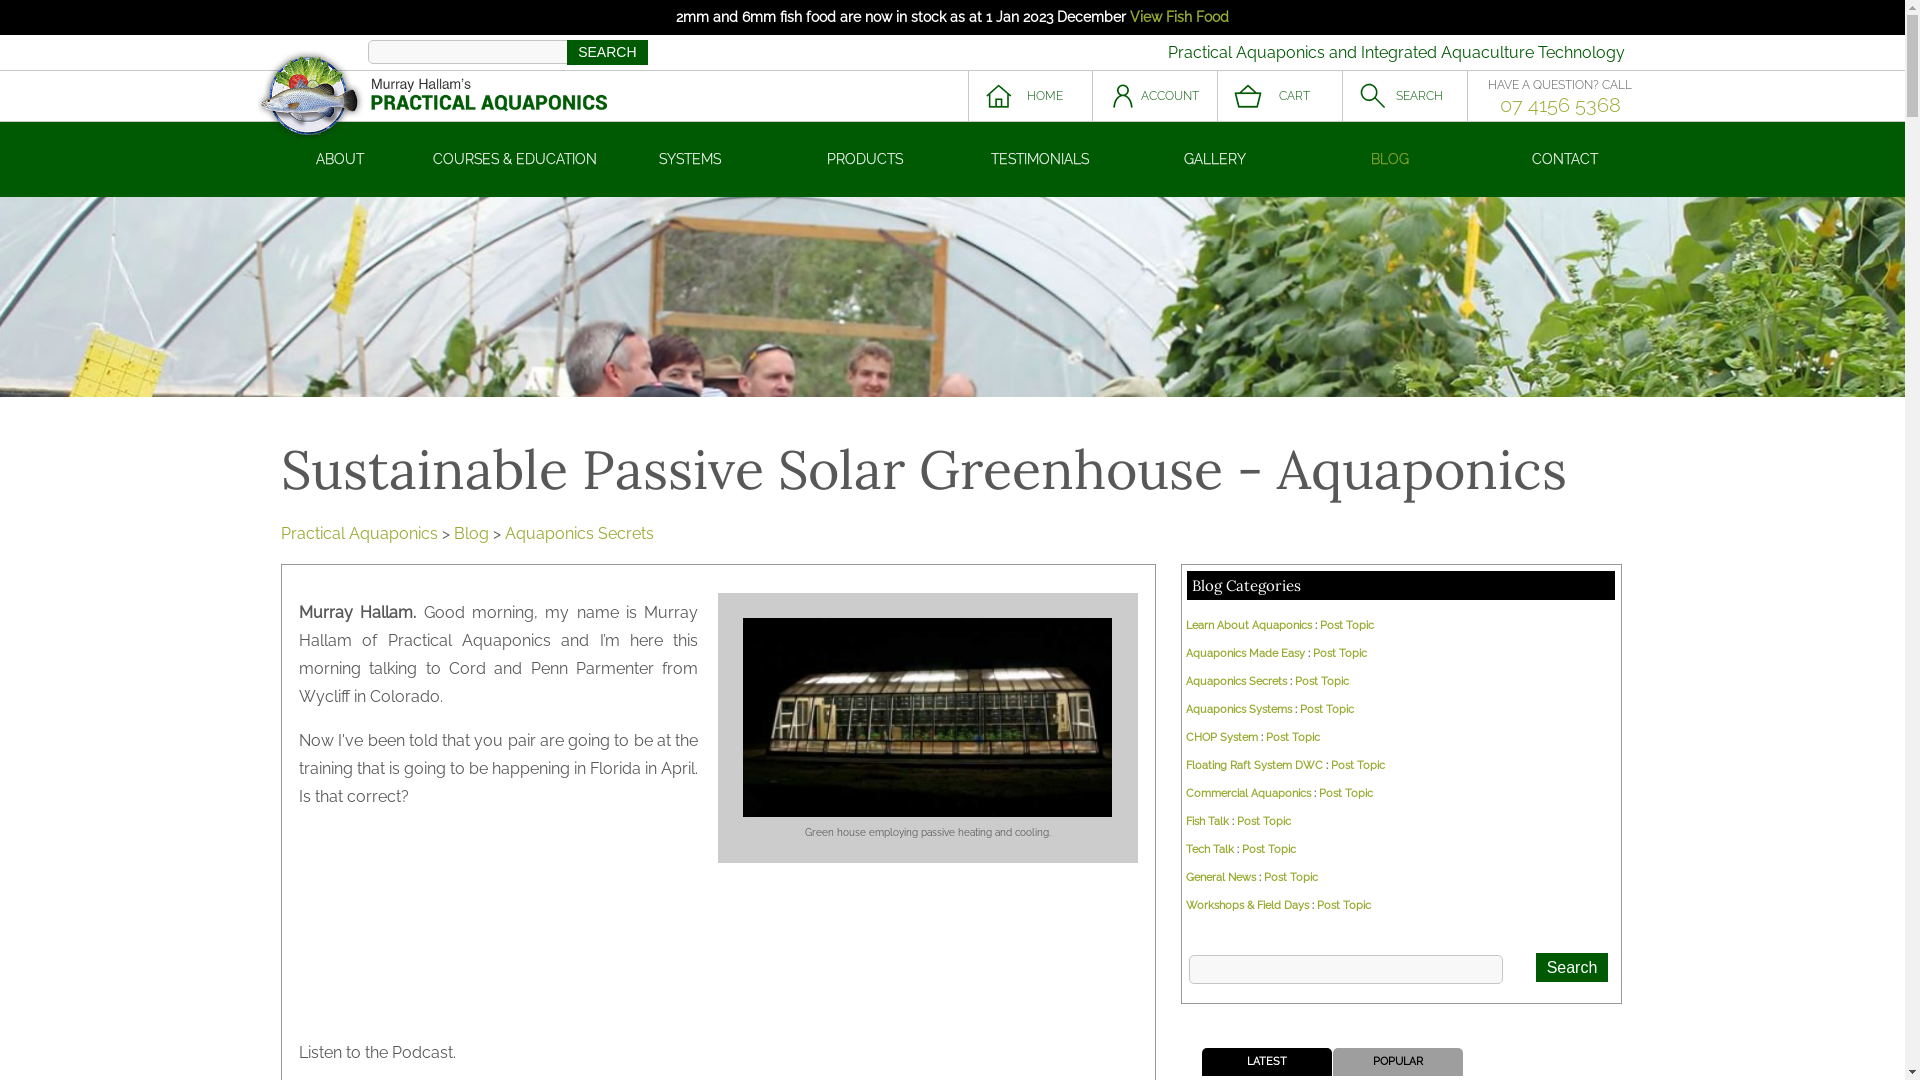 Image resolution: width=1920 pixels, height=1080 pixels. I want to click on 'General News', so click(1219, 876).